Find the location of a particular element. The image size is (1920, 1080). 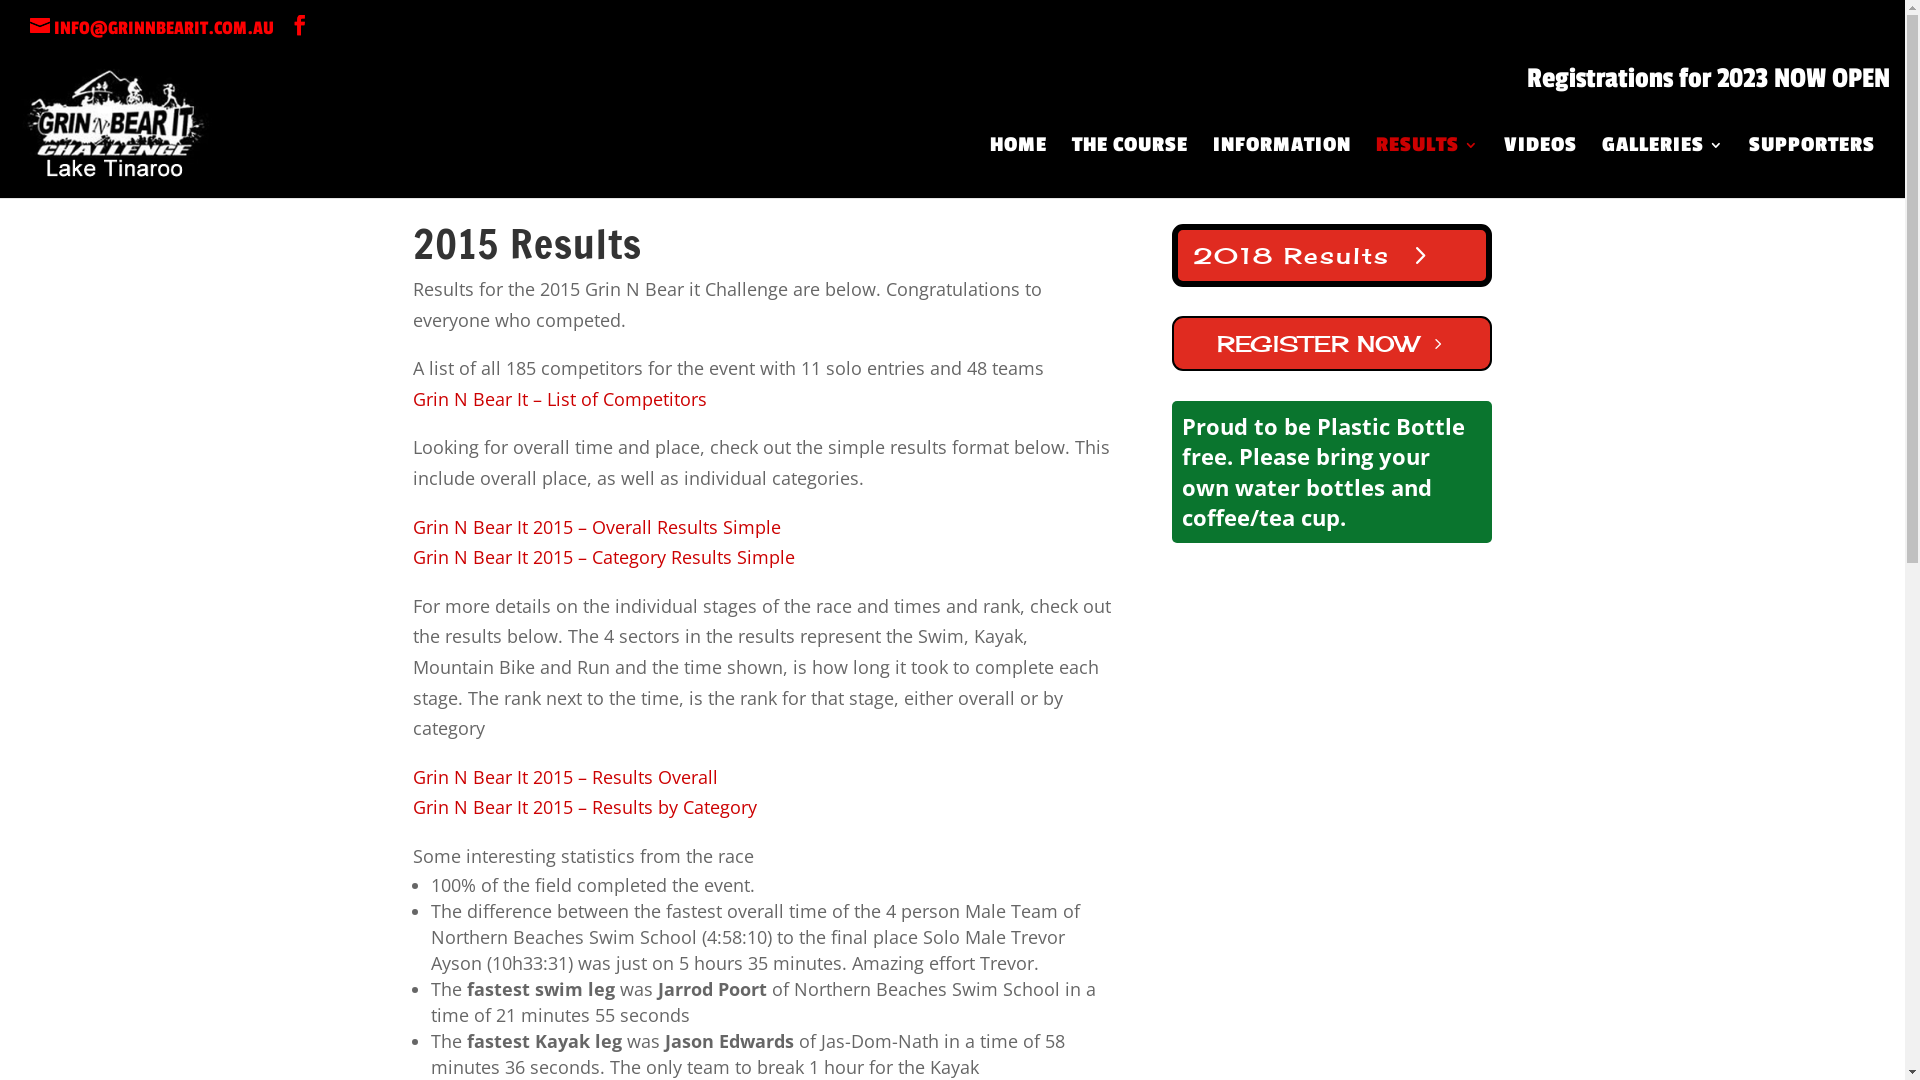

'INFO@GRINNBEARIT.COM.AU' is located at coordinates (29, 27).